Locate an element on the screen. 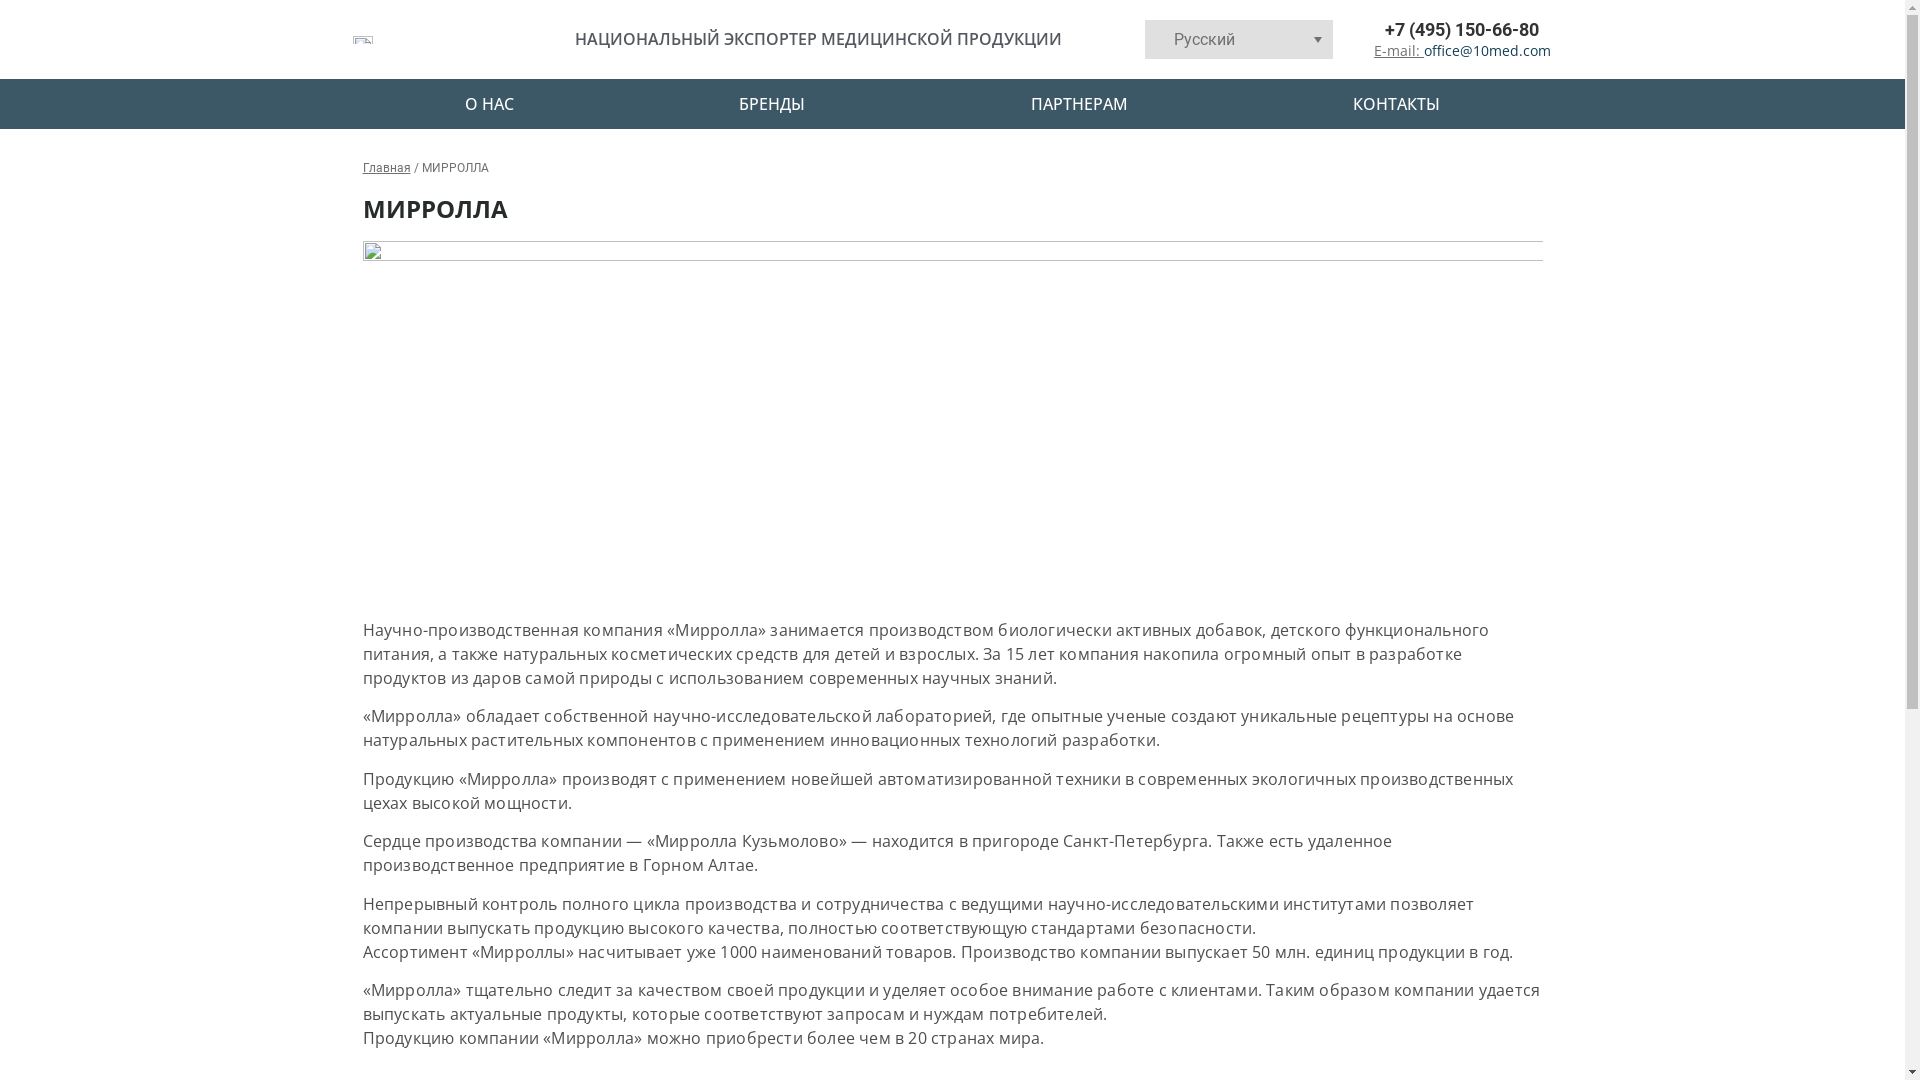  '+7 (495) 150-66-80' is located at coordinates (1440, 29).